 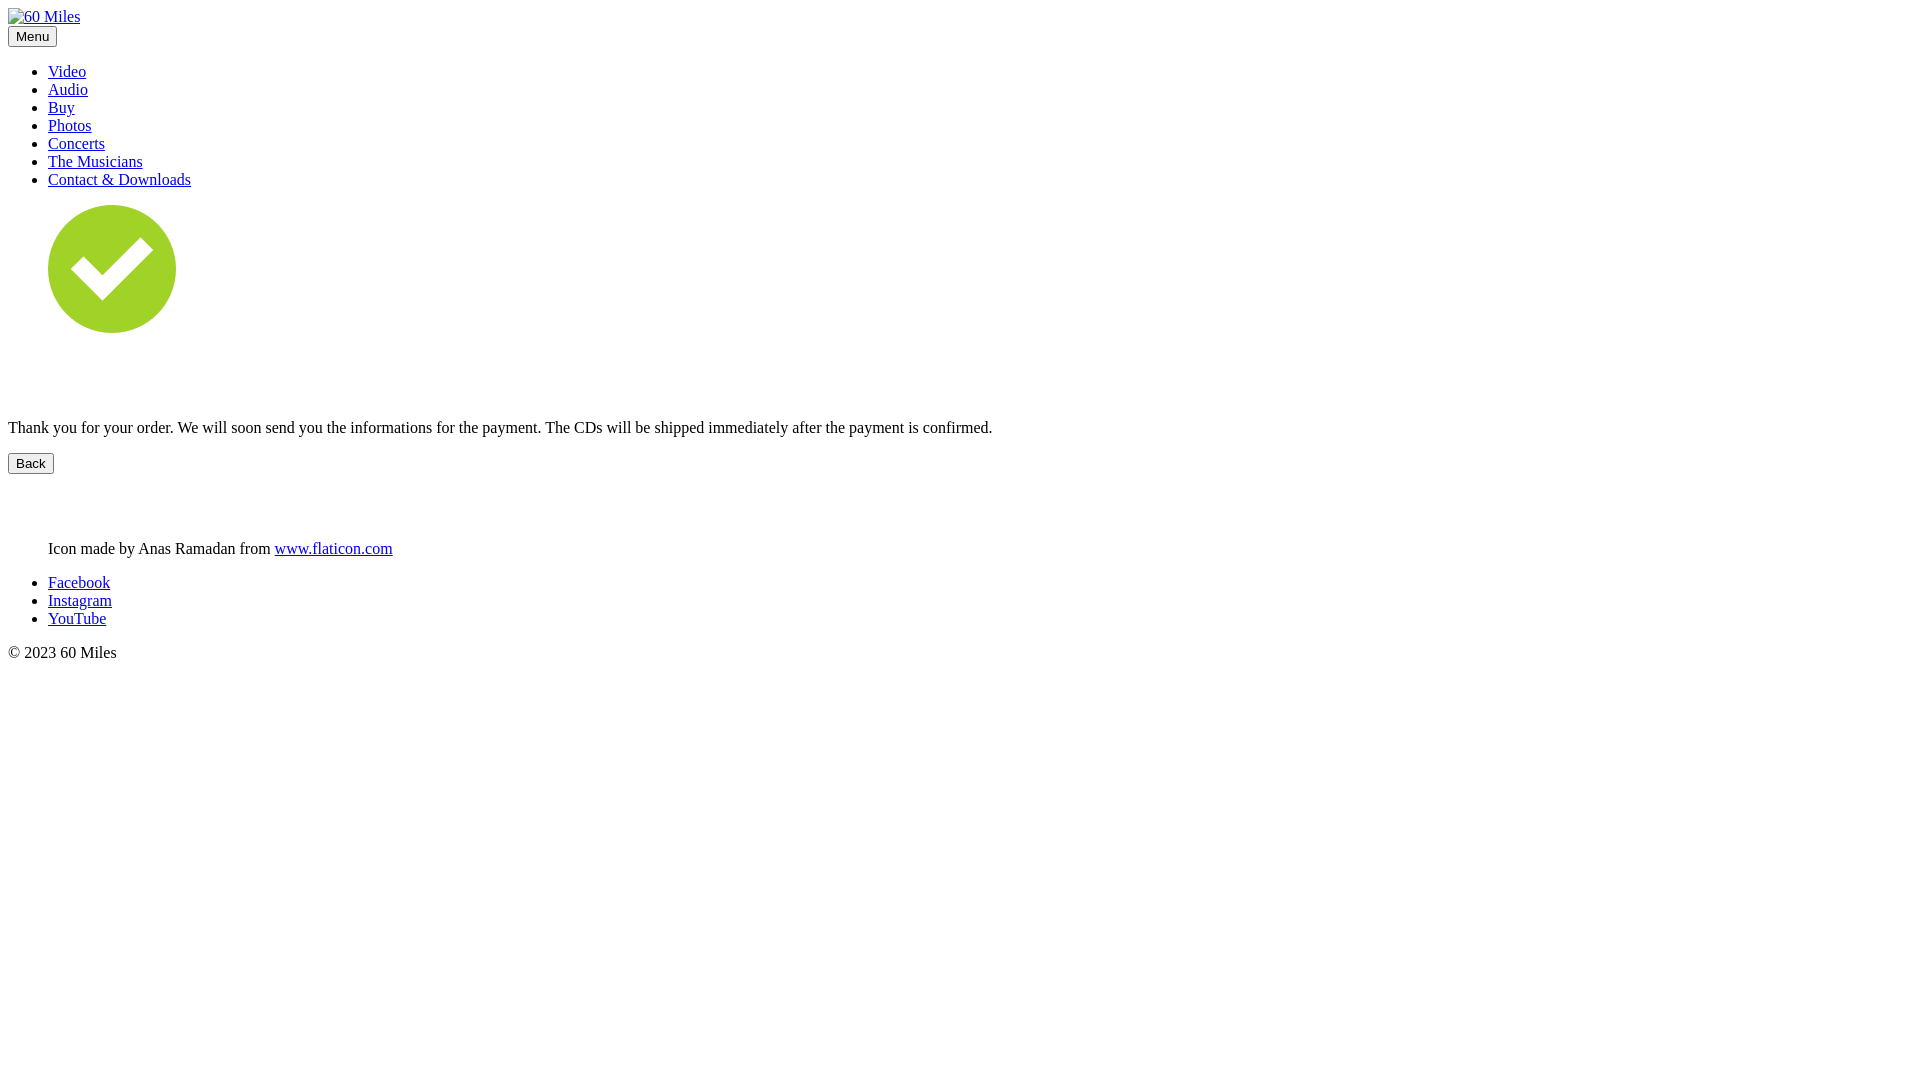 What do you see at coordinates (70, 125) in the screenshot?
I see `'Photos'` at bounding box center [70, 125].